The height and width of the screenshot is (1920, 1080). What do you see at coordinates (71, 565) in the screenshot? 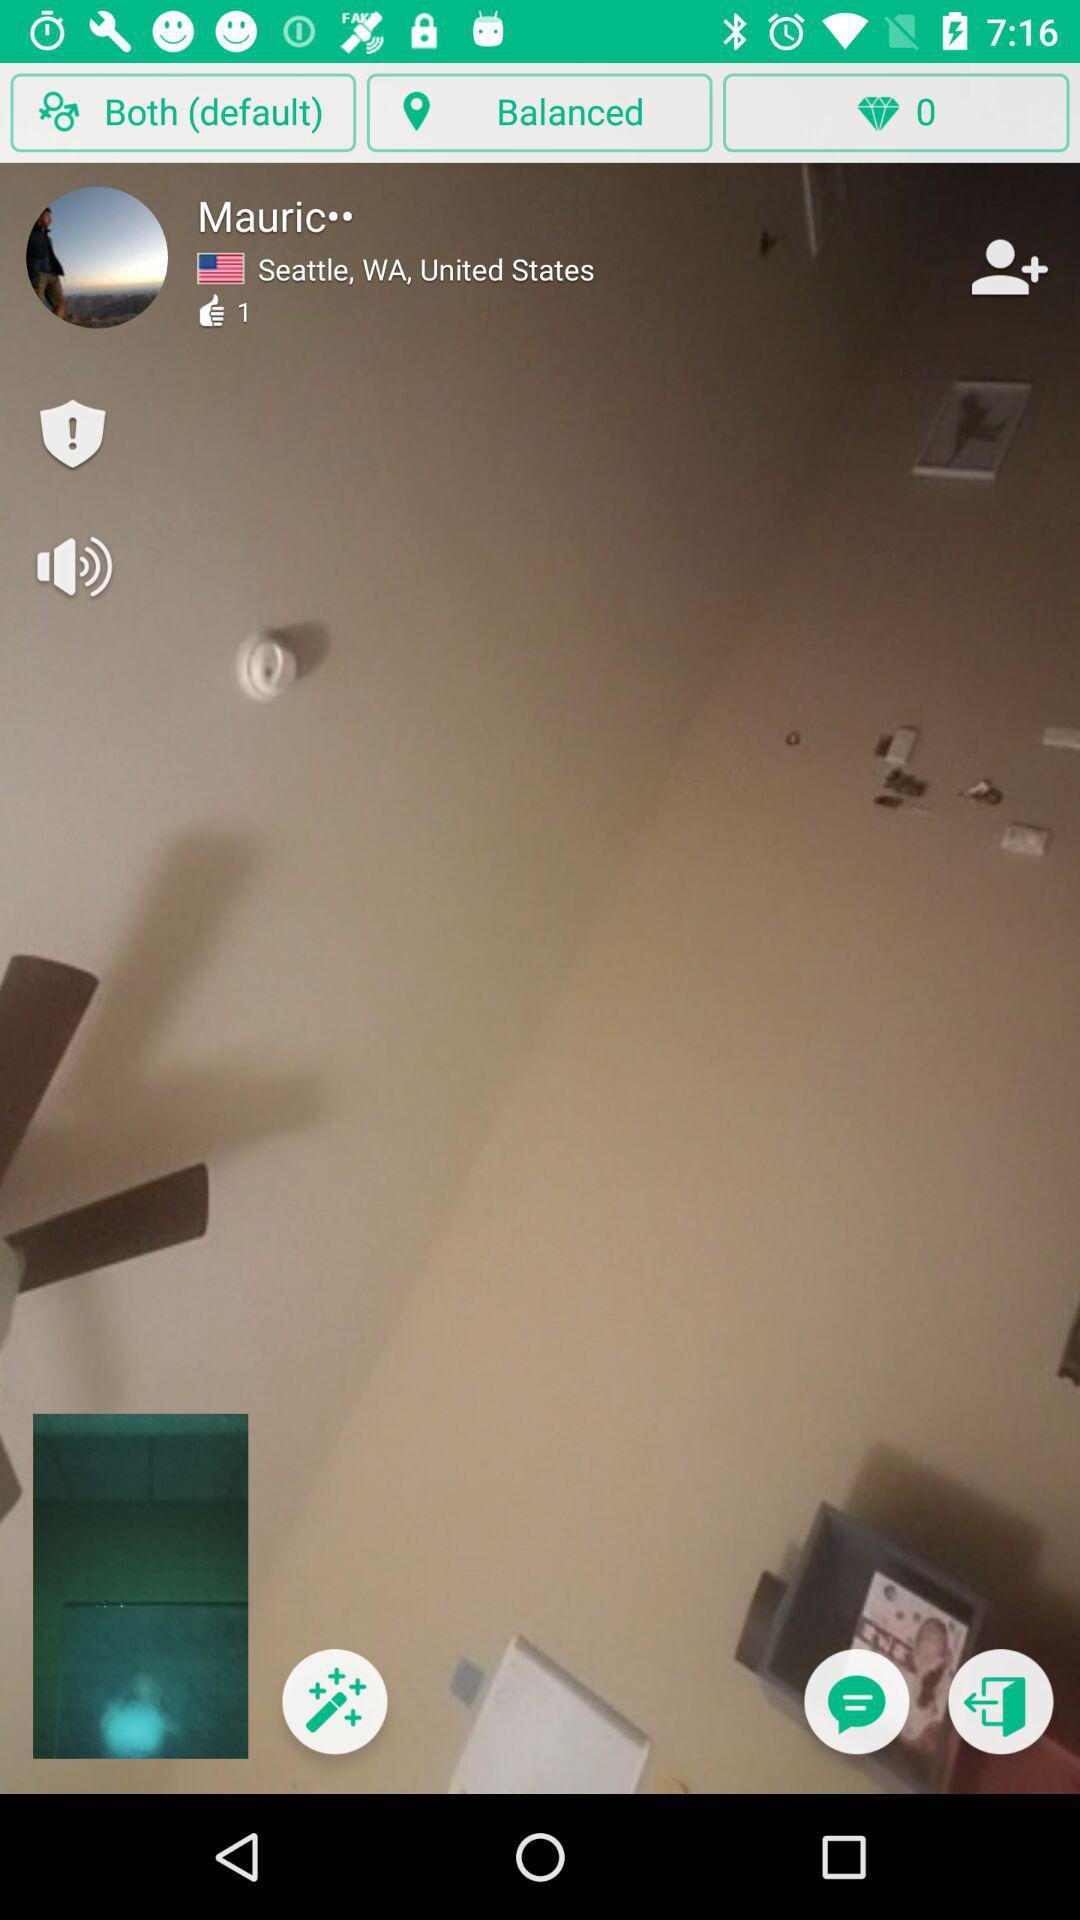
I see `click here to mute/turn off sound` at bounding box center [71, 565].